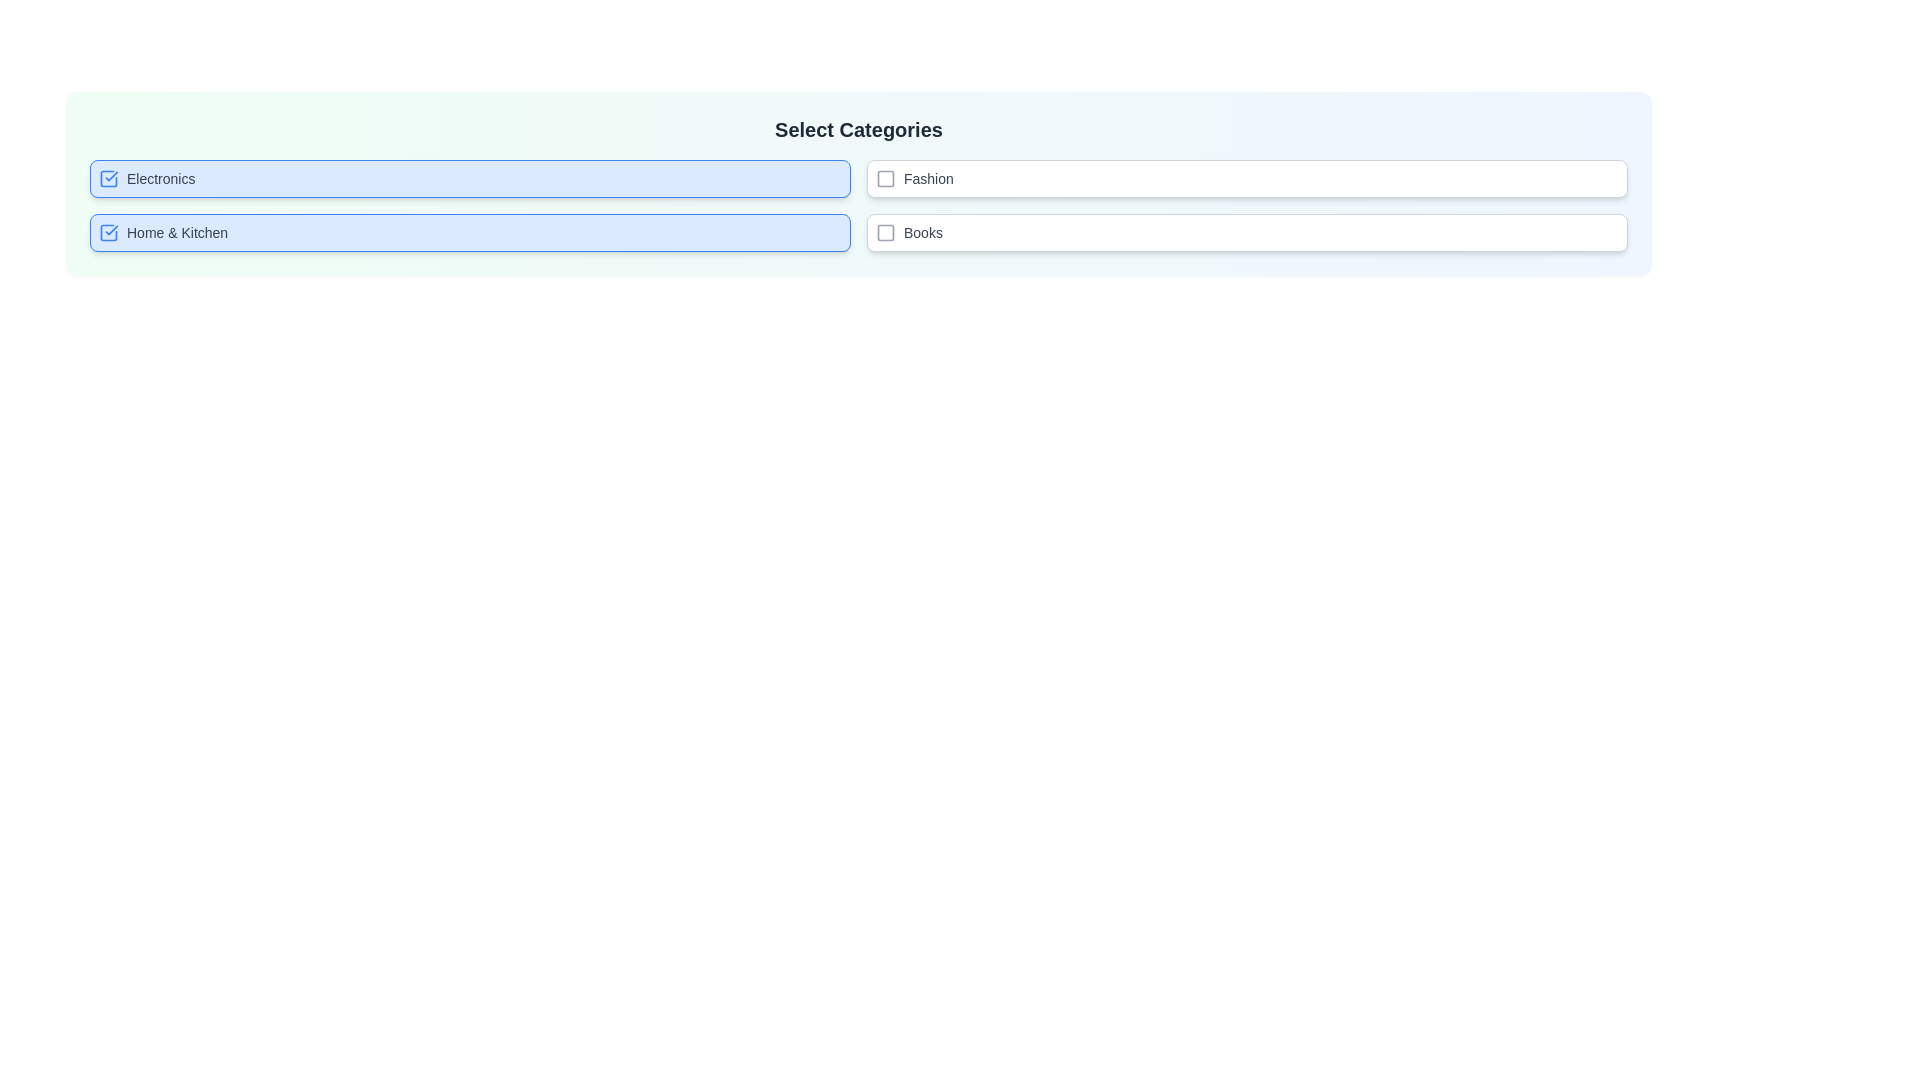 The image size is (1920, 1080). What do you see at coordinates (108, 231) in the screenshot?
I see `the blue square-shaped checkbox indicator with a checkmark, located on the left side of the 'Home & Kitchen' category under the 'Select Categories' heading, to receive interaction feedback` at bounding box center [108, 231].